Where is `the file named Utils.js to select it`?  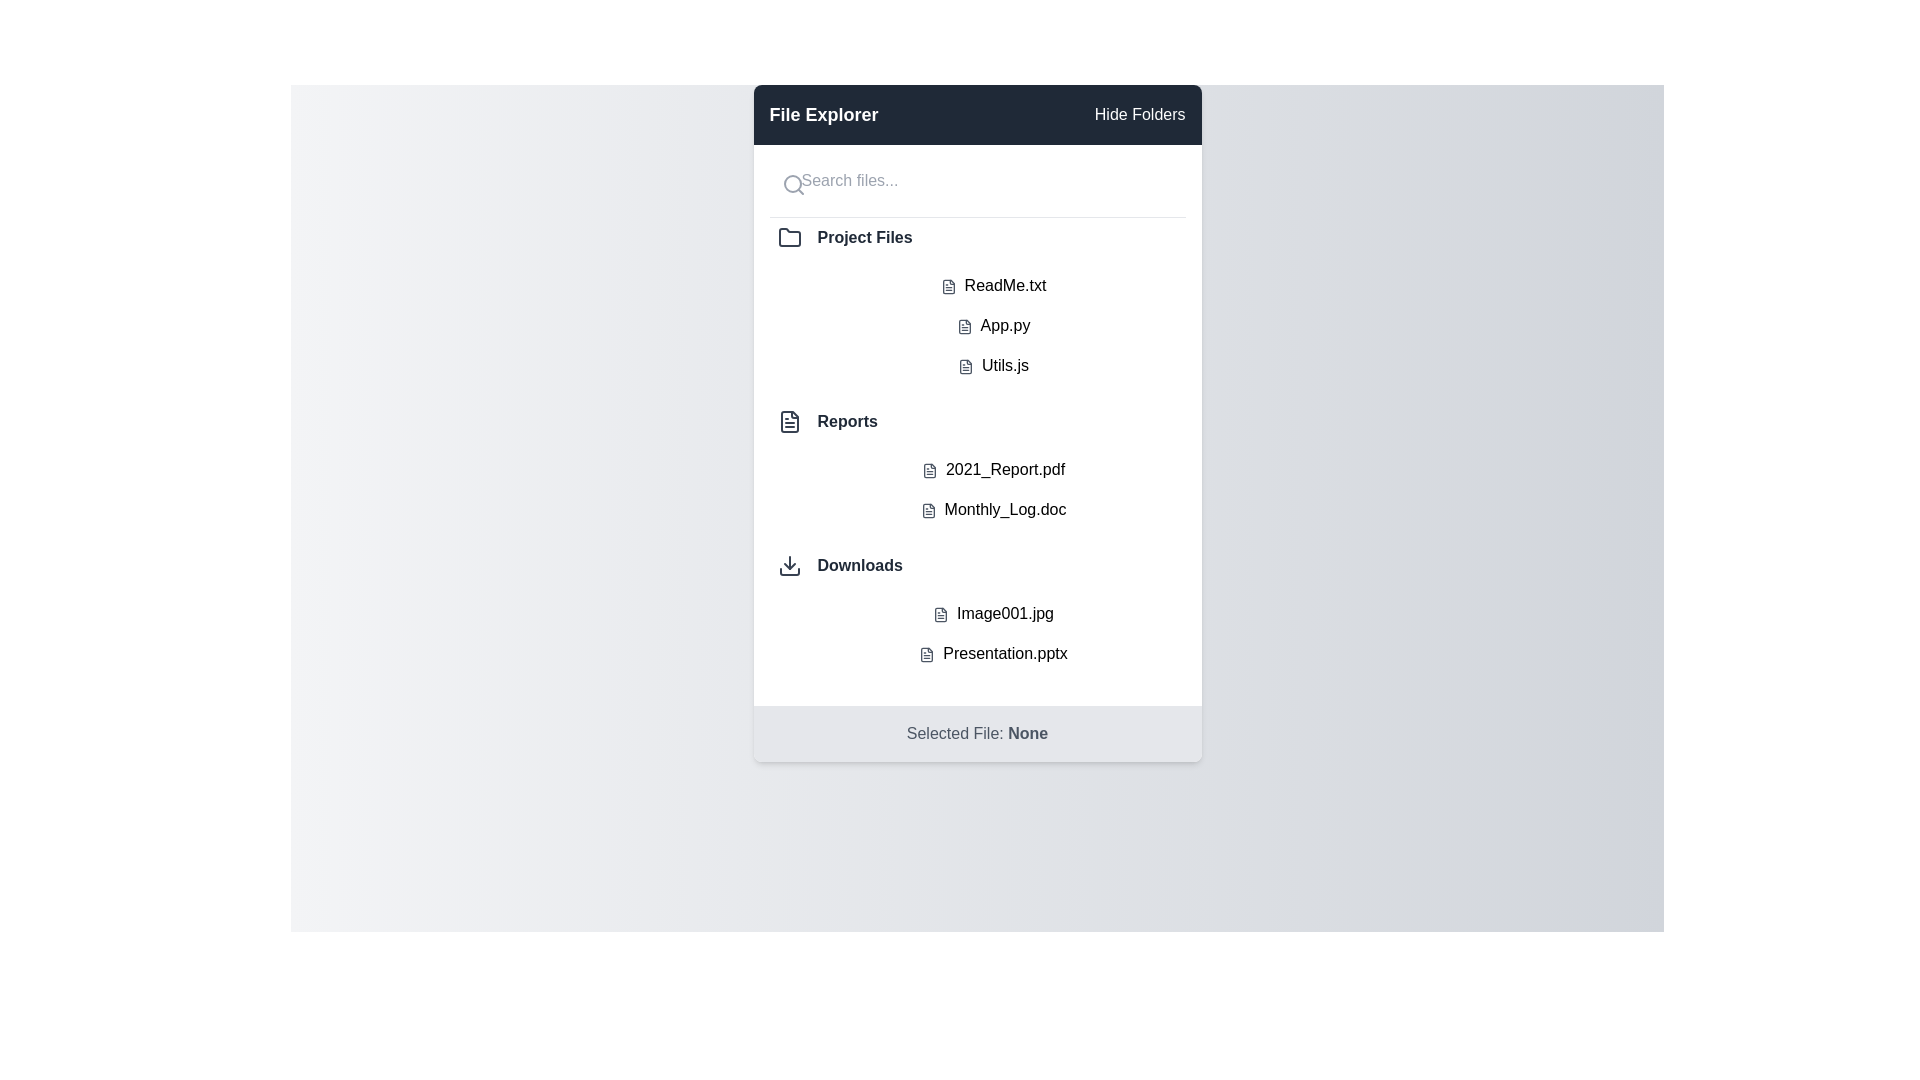 the file named Utils.js to select it is located at coordinates (993, 366).